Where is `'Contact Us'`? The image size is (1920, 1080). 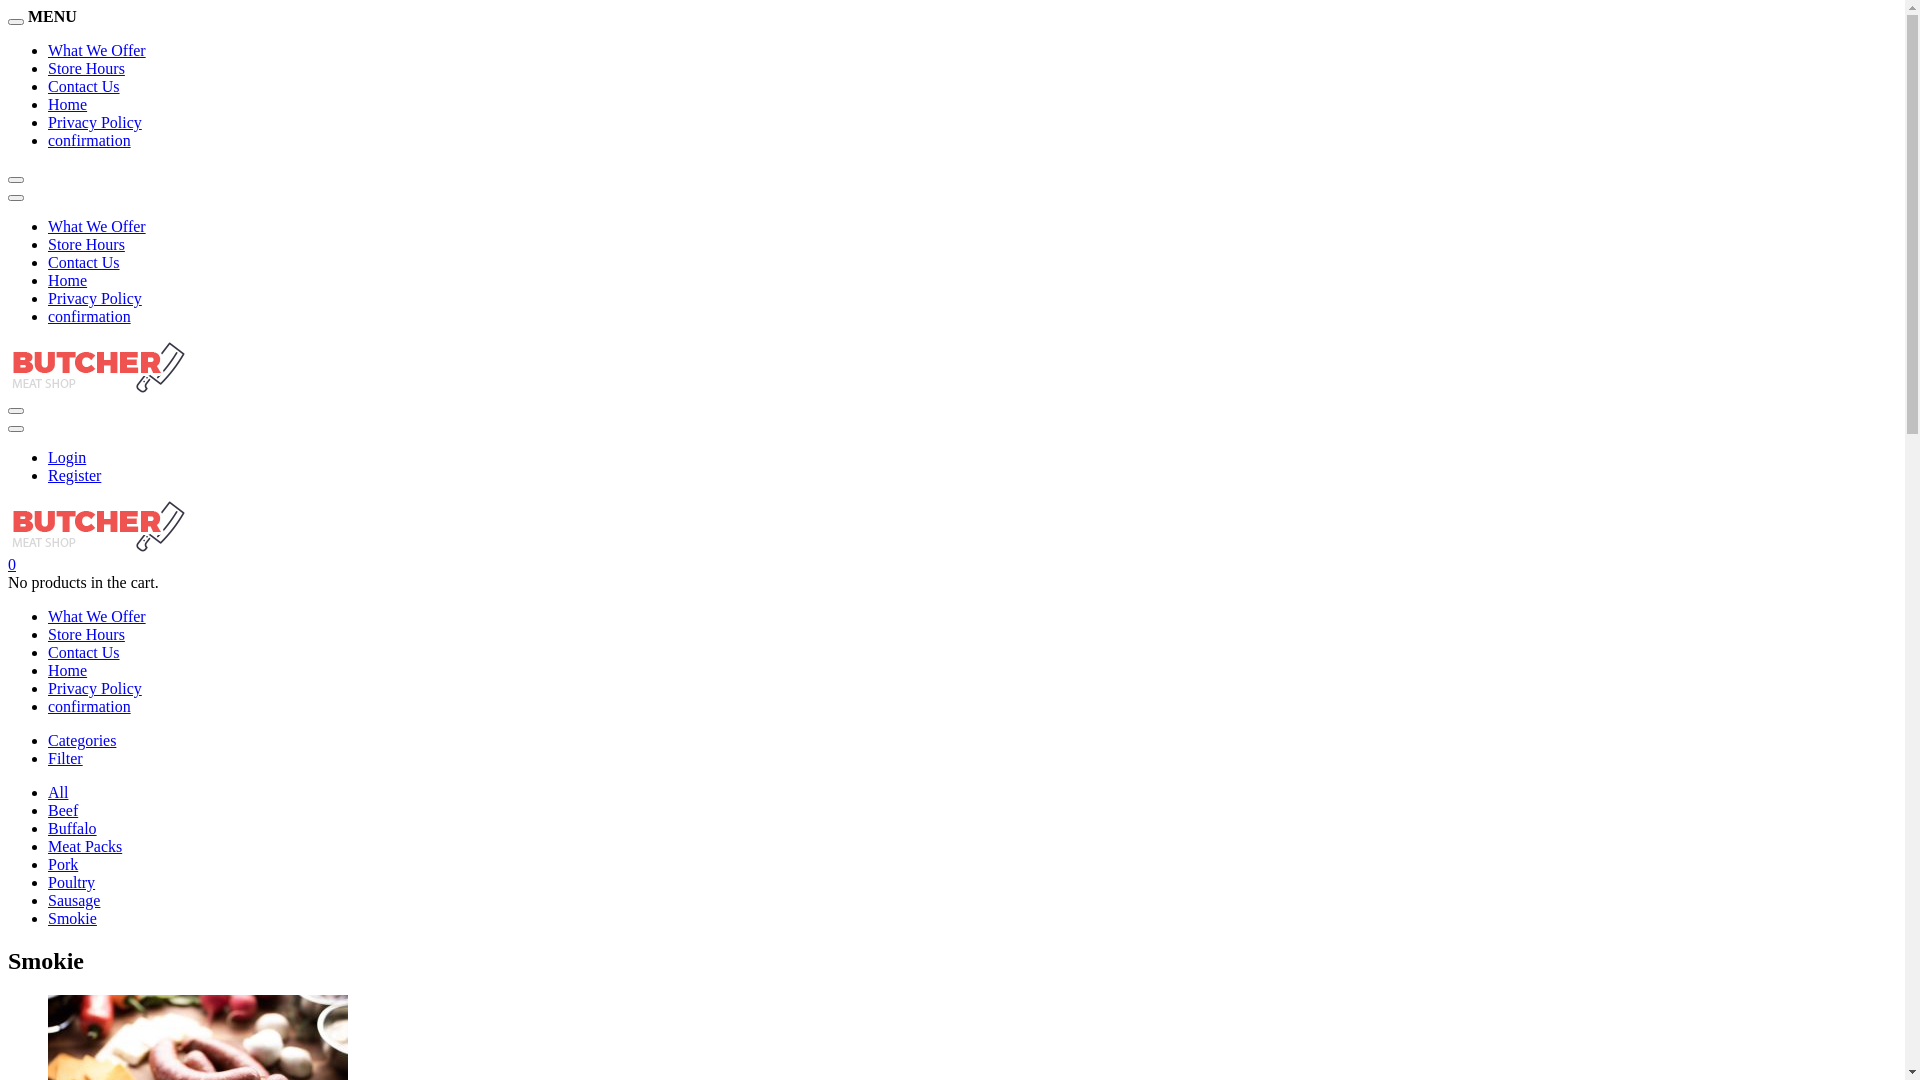 'Contact Us' is located at coordinates (82, 261).